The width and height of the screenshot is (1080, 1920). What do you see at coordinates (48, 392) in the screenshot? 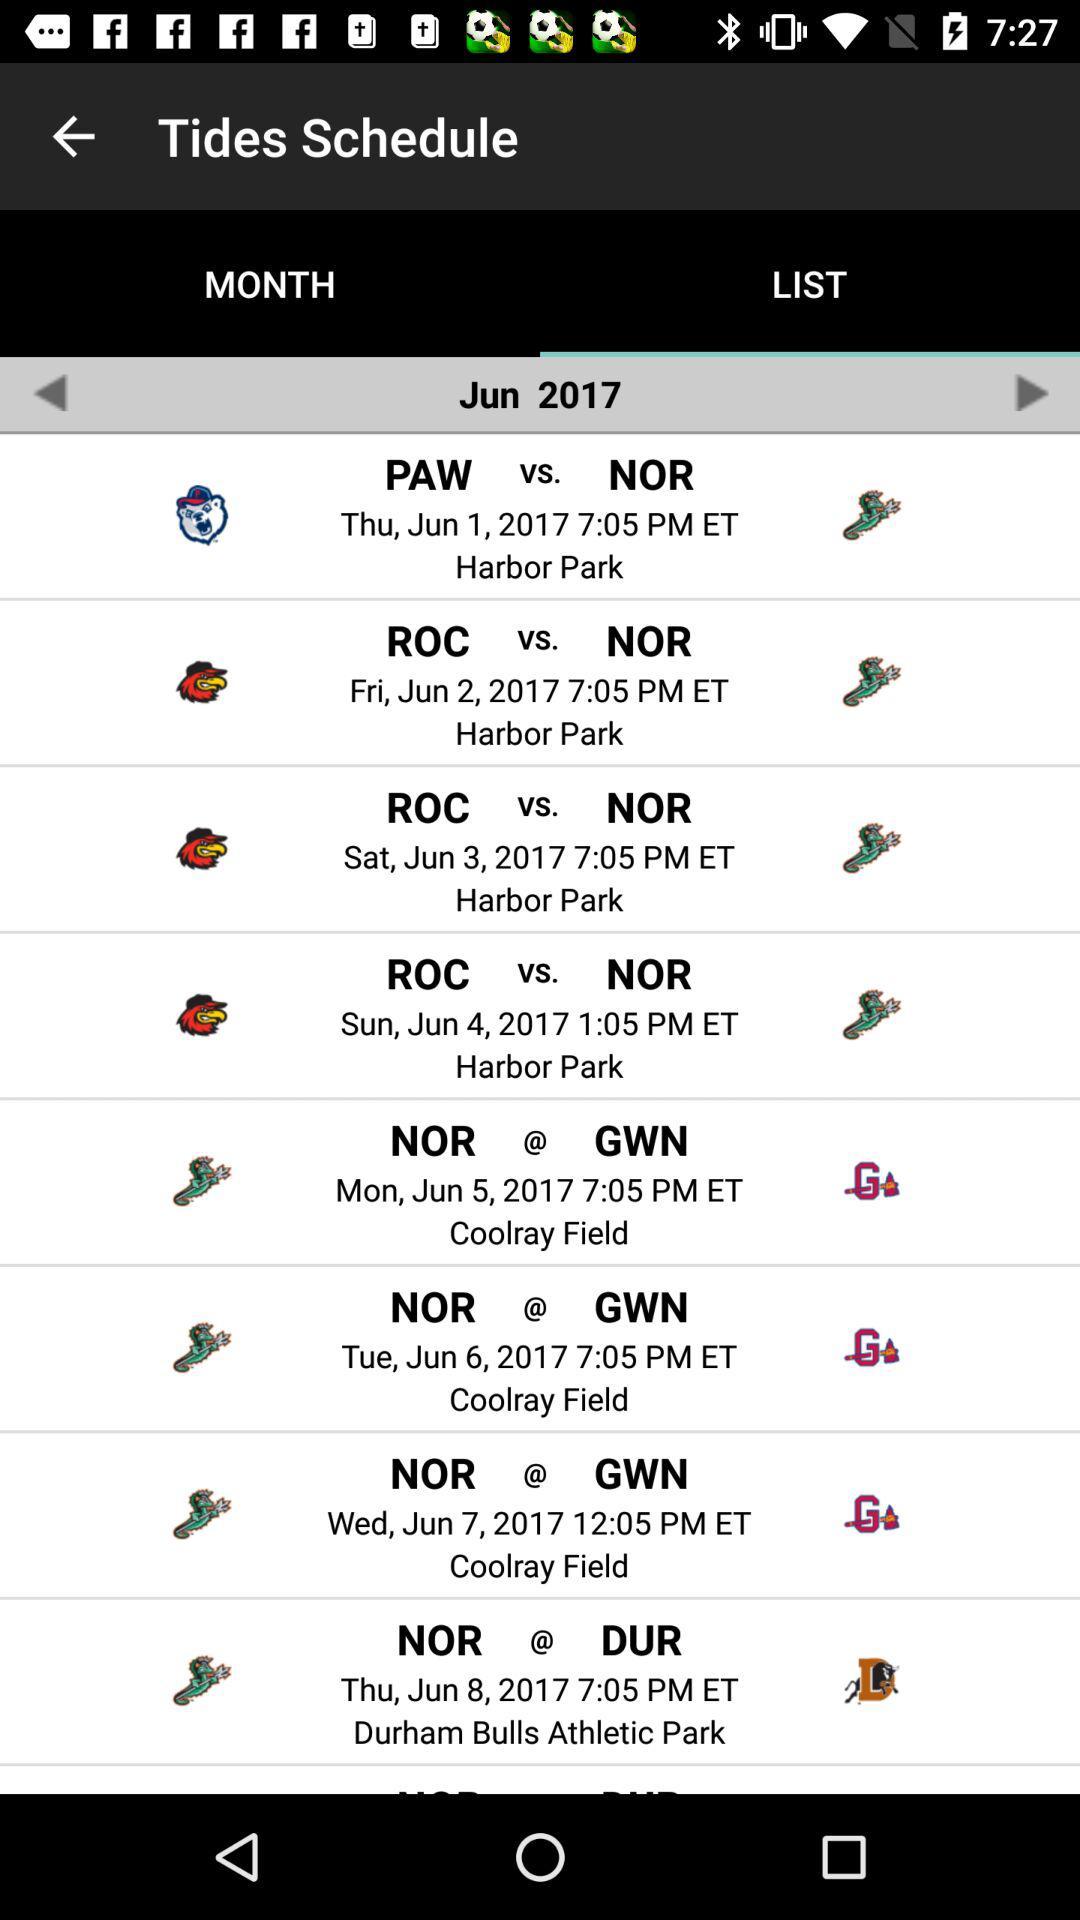
I see `previous month` at bounding box center [48, 392].